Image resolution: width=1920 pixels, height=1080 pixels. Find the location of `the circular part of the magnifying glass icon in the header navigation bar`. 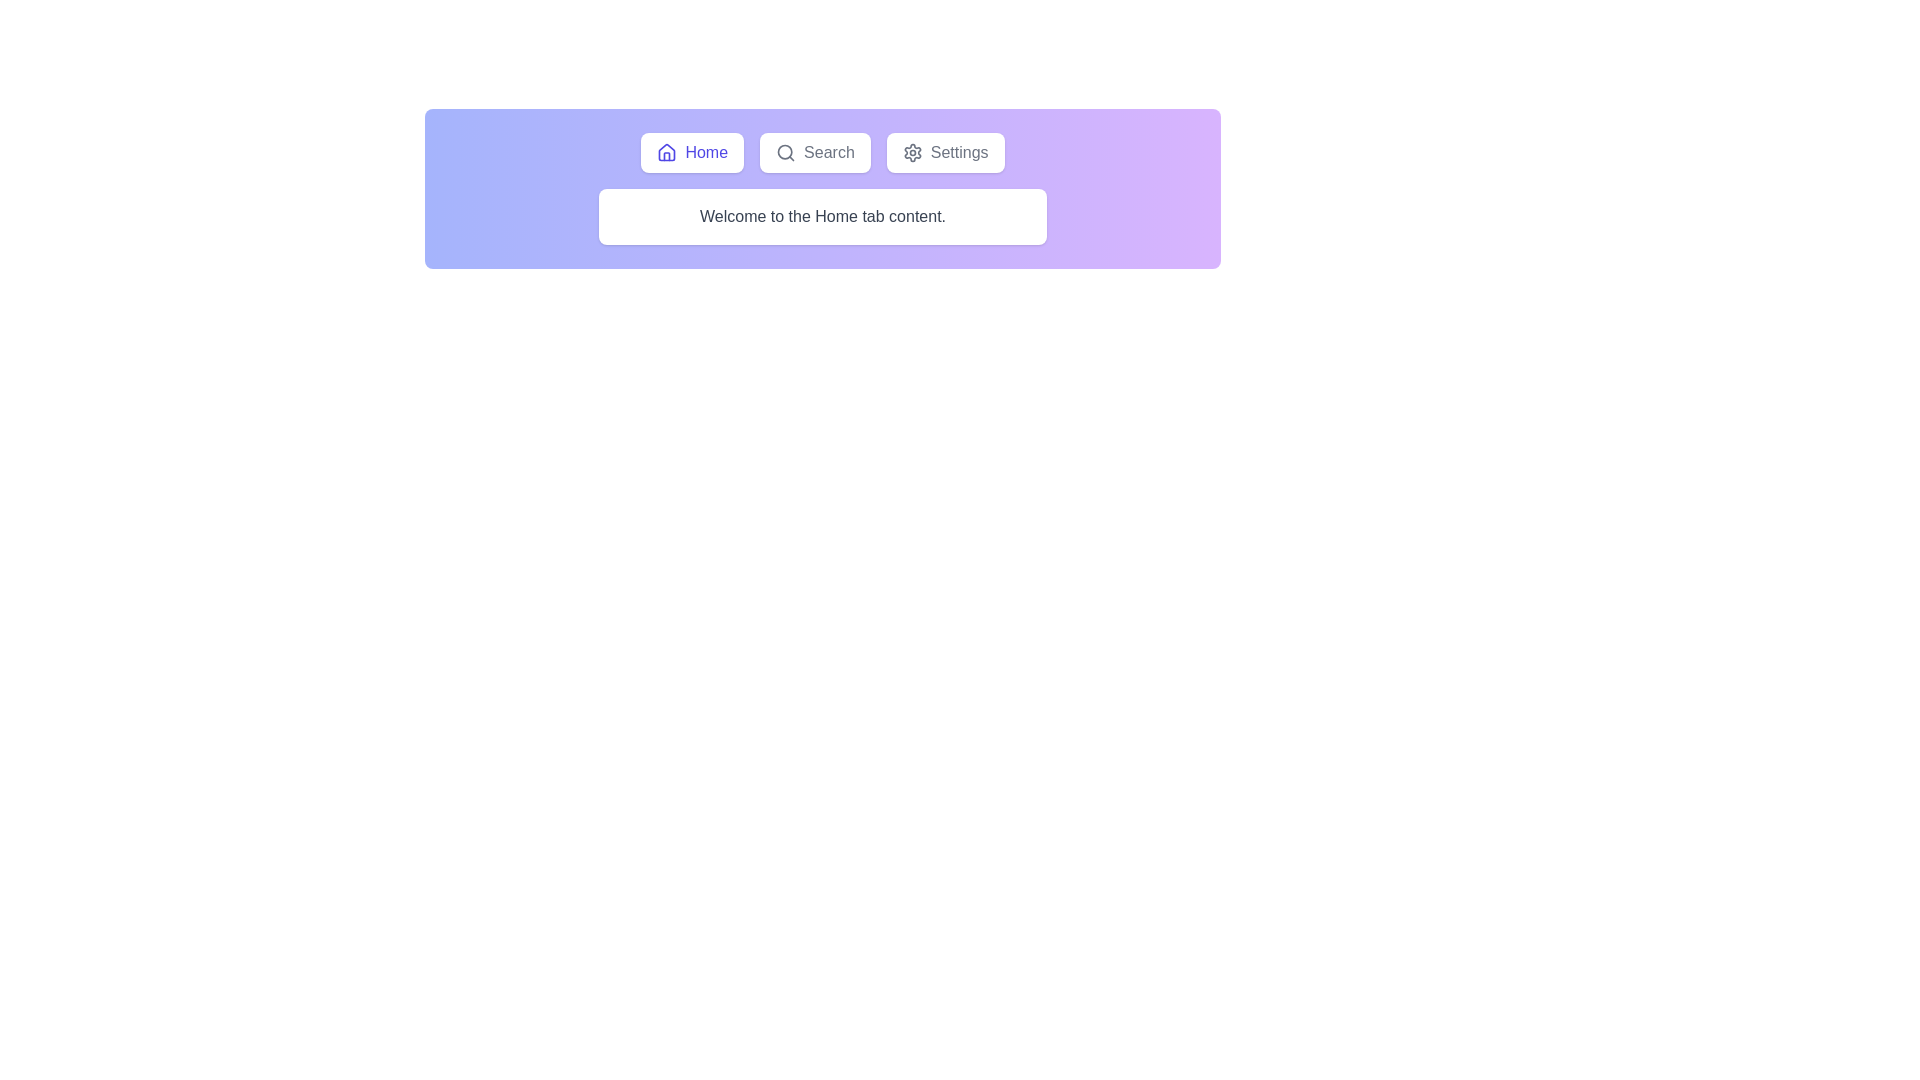

the circular part of the magnifying glass icon in the header navigation bar is located at coordinates (784, 151).